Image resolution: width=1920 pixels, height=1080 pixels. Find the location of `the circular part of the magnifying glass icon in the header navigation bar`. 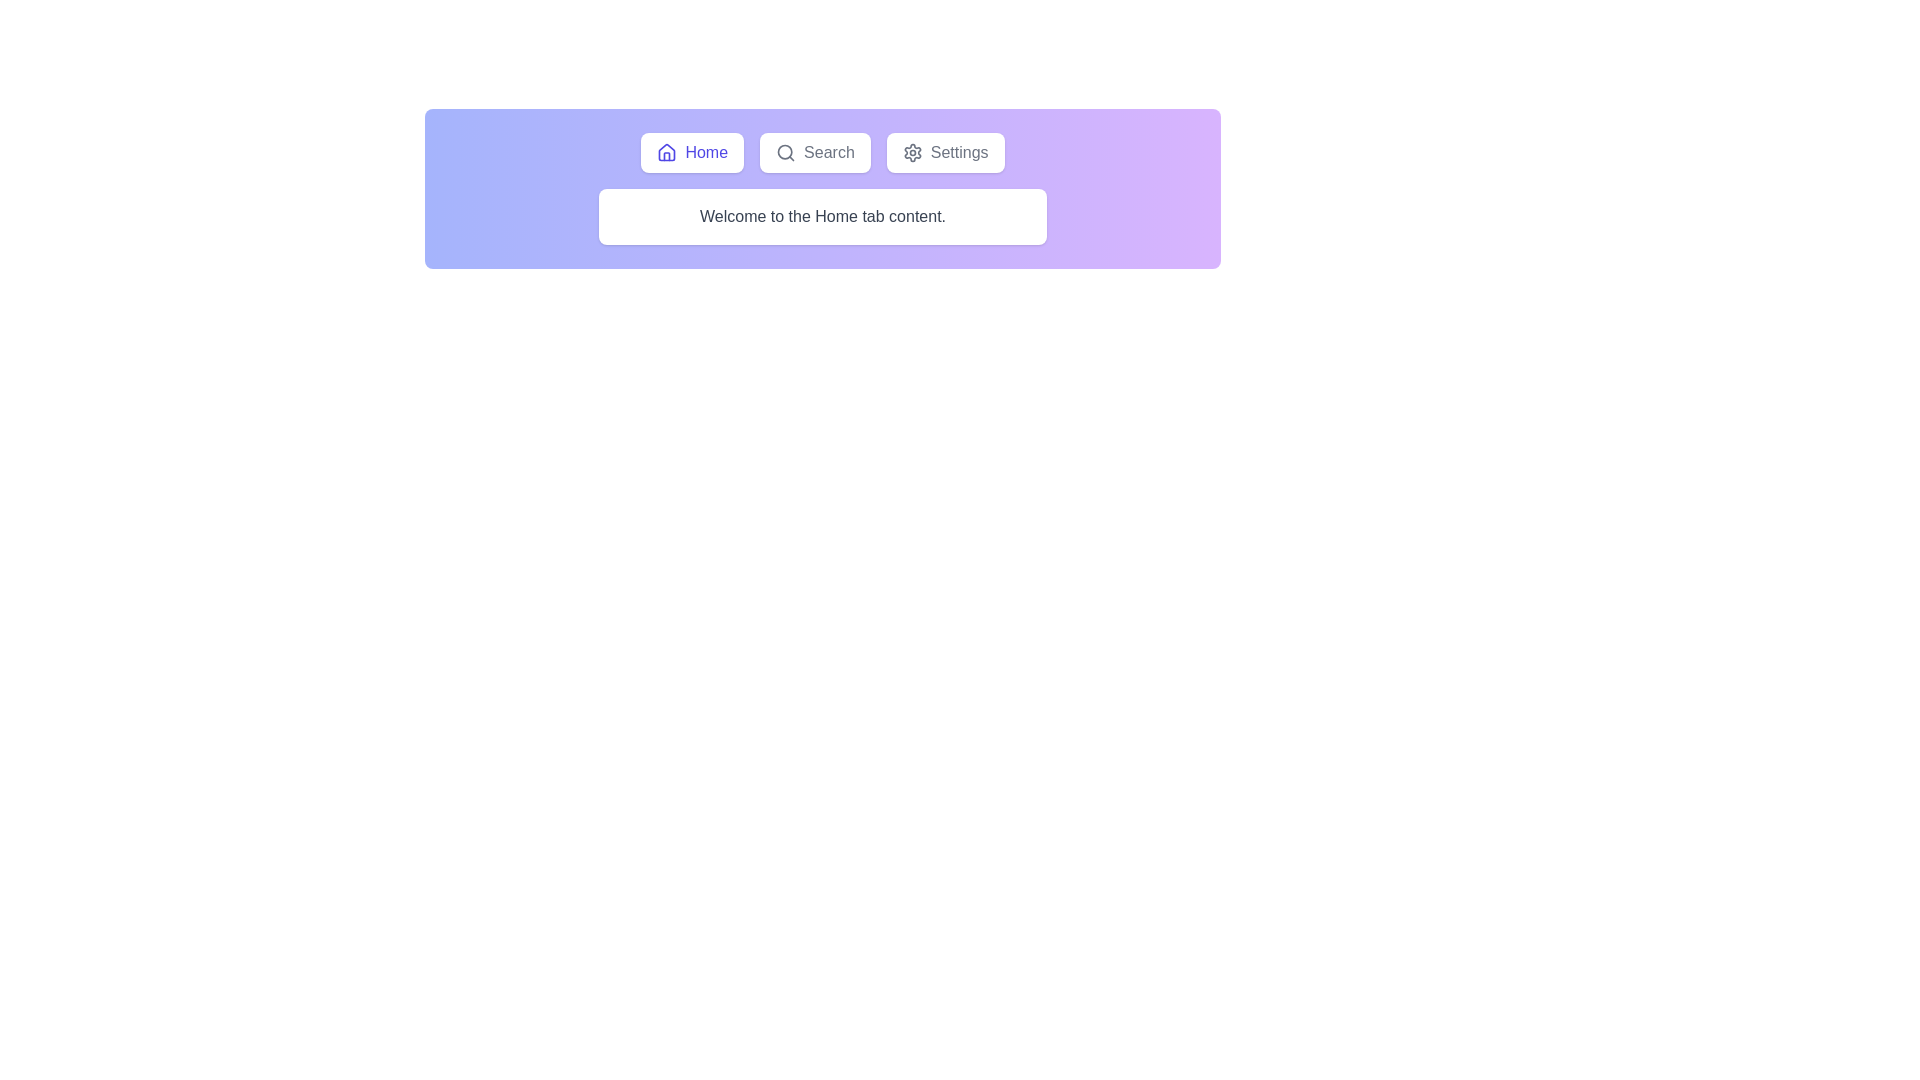

the circular part of the magnifying glass icon in the header navigation bar is located at coordinates (784, 151).